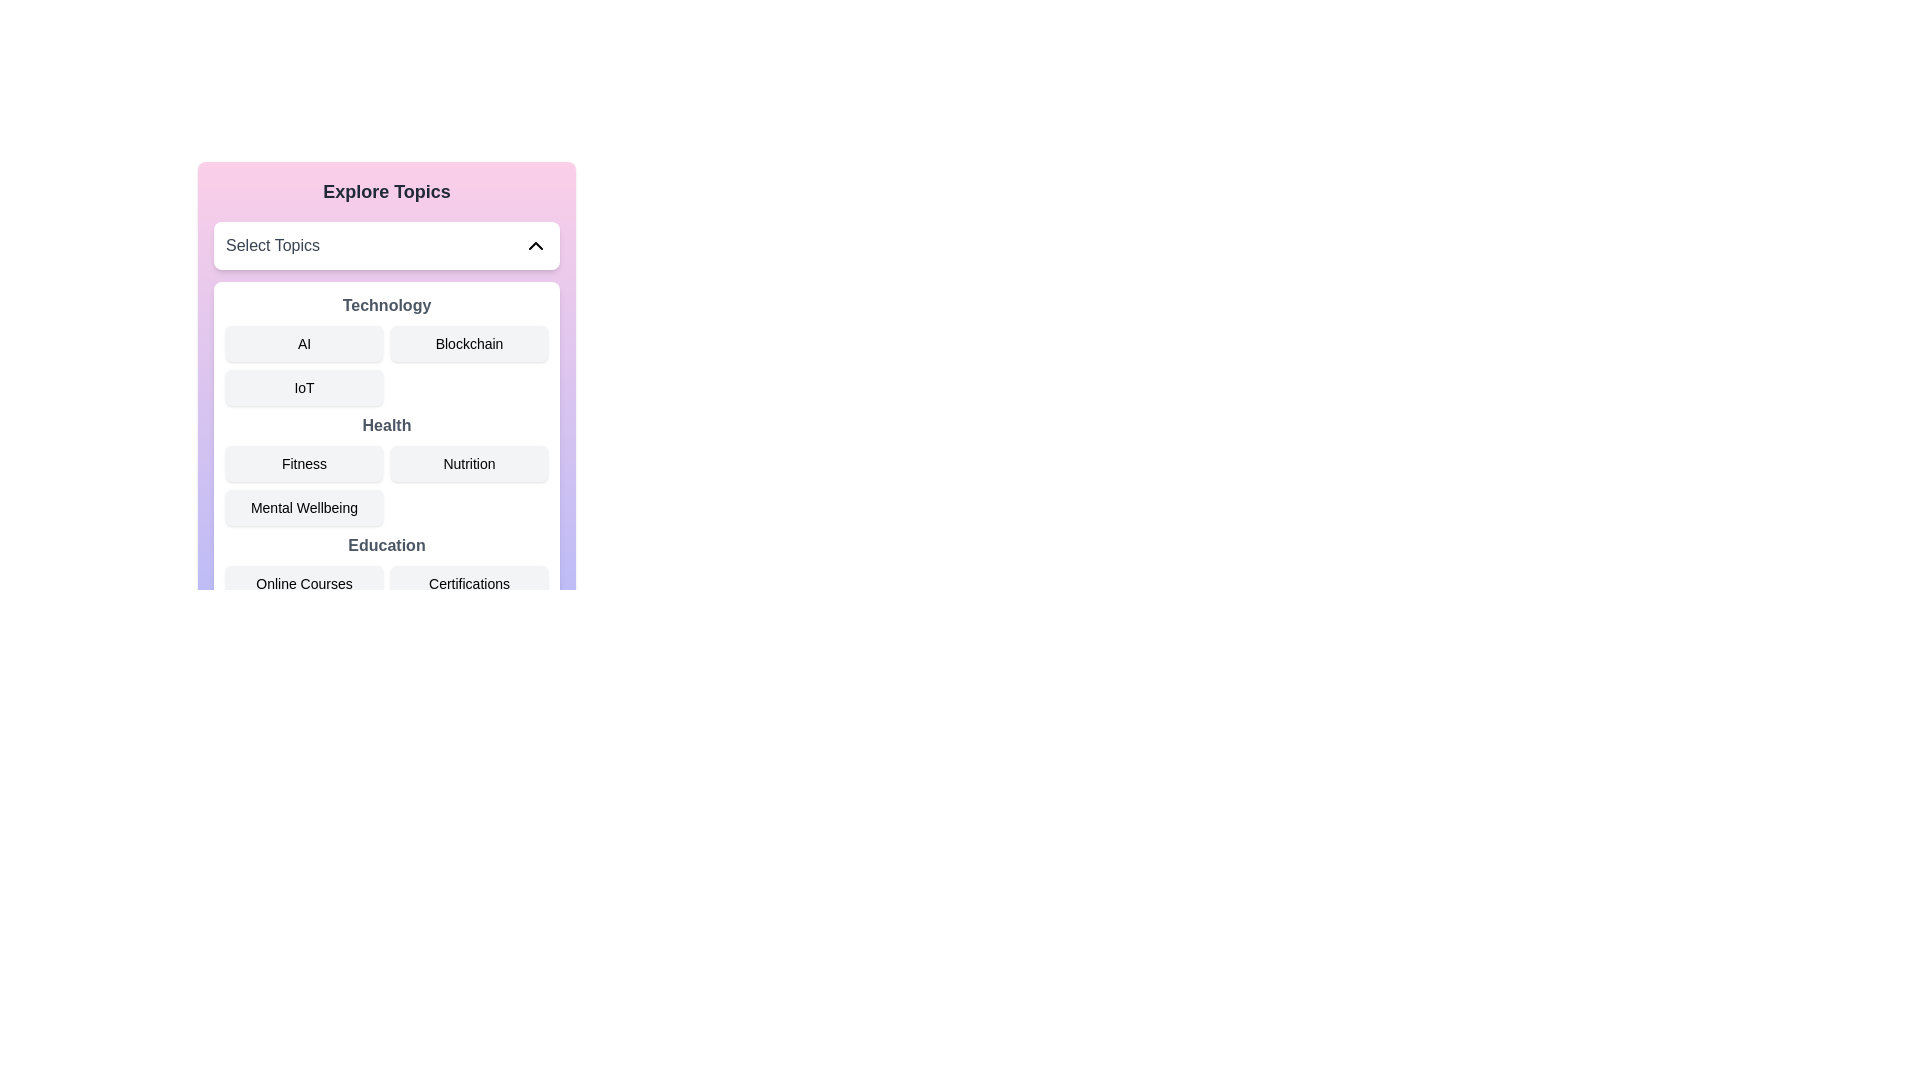  Describe the element at coordinates (303, 388) in the screenshot. I see `the selectable button labeled 'IoT' located in the 'Technology' section, positioned below the 'AI' button and to the left of the 'Blockchain' button` at that location.